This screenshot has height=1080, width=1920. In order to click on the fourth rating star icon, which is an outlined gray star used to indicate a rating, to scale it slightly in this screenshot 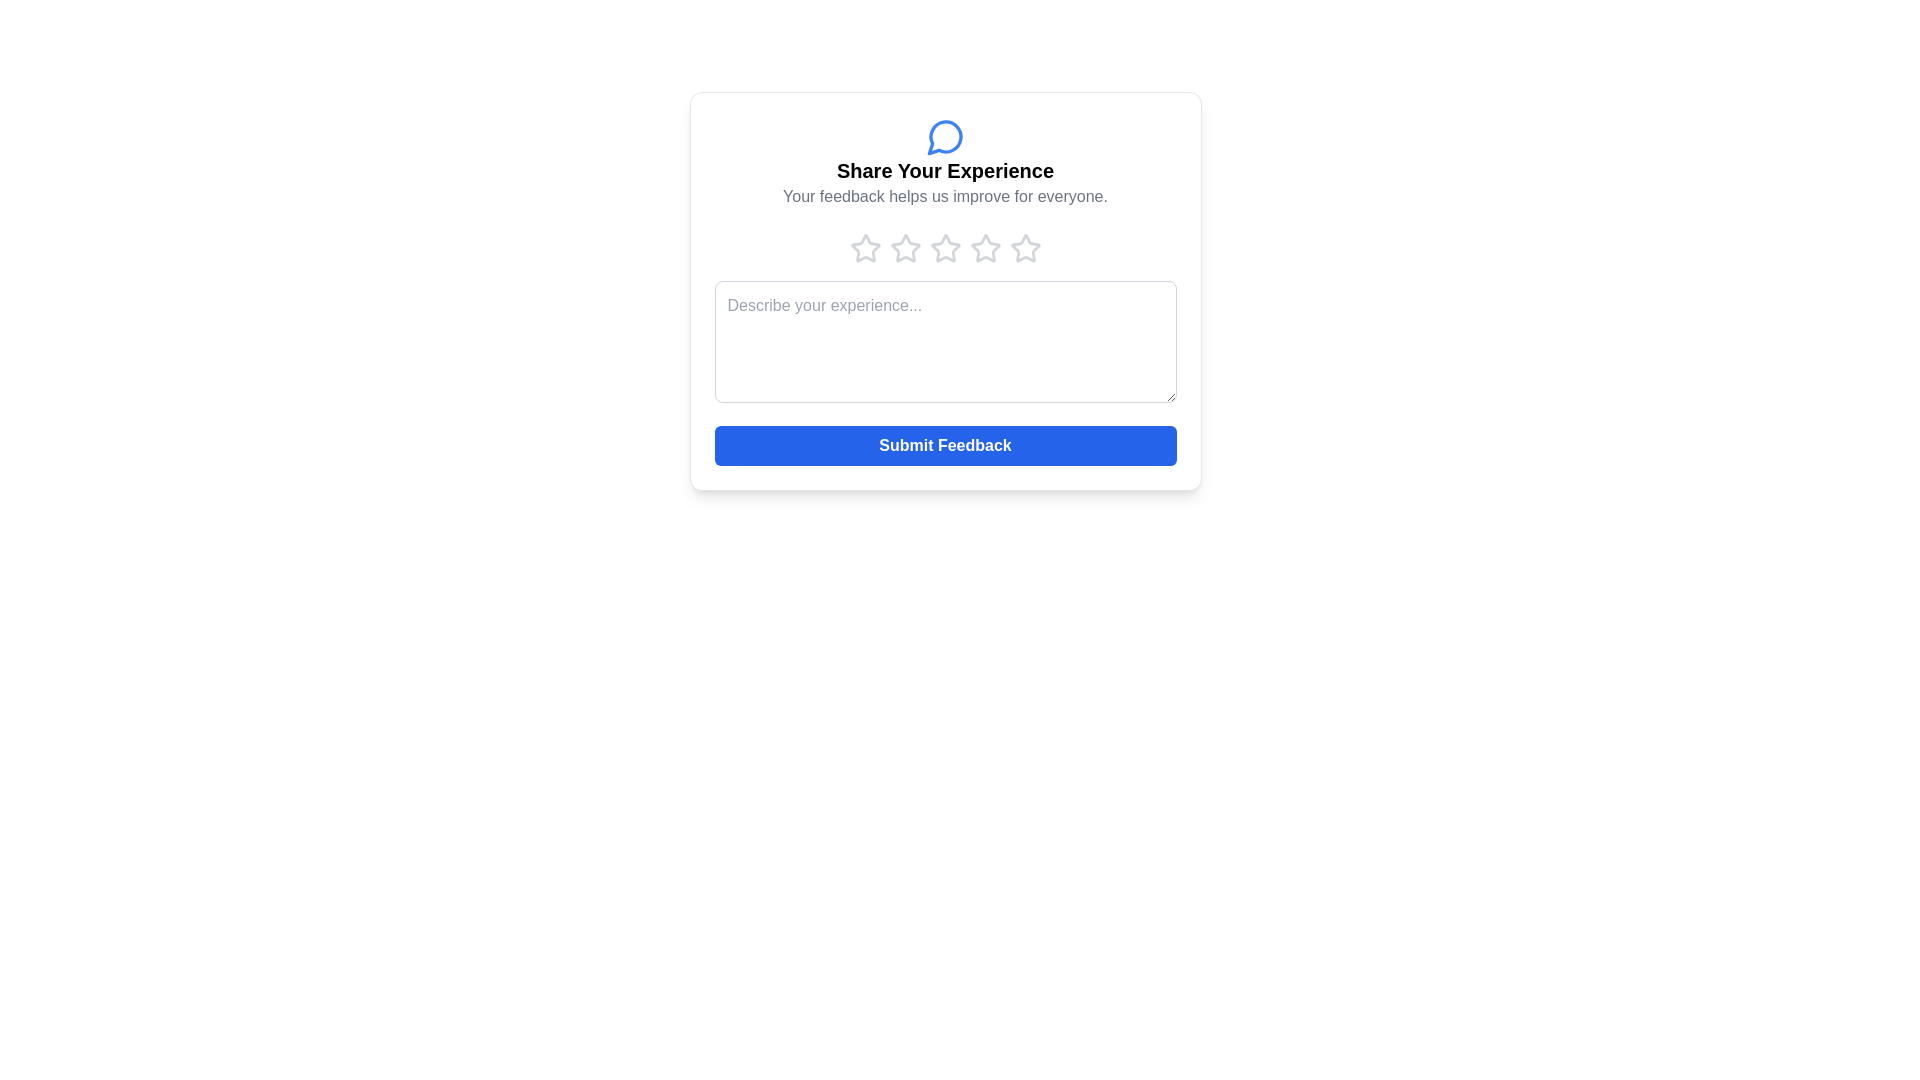, I will do `click(944, 248)`.